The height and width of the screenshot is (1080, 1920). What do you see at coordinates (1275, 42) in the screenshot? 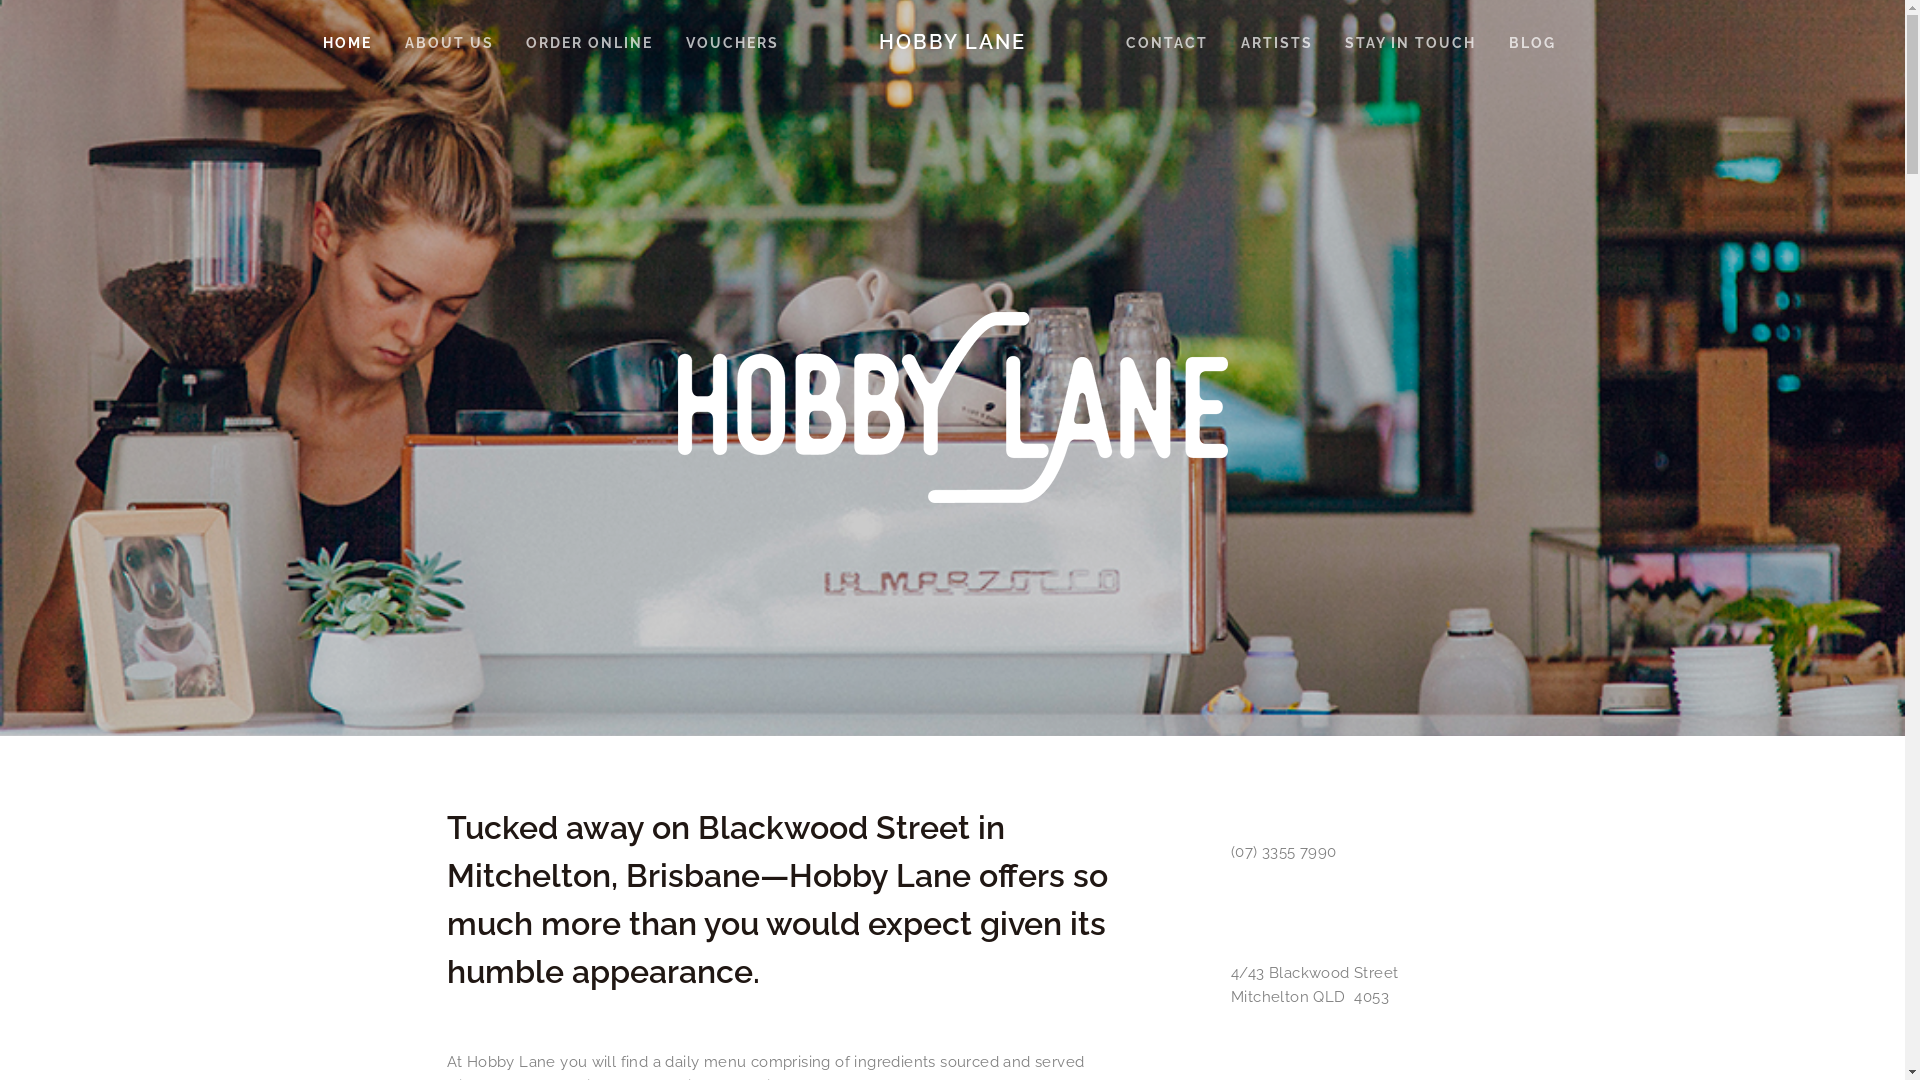
I see `'ARTISTS'` at bounding box center [1275, 42].